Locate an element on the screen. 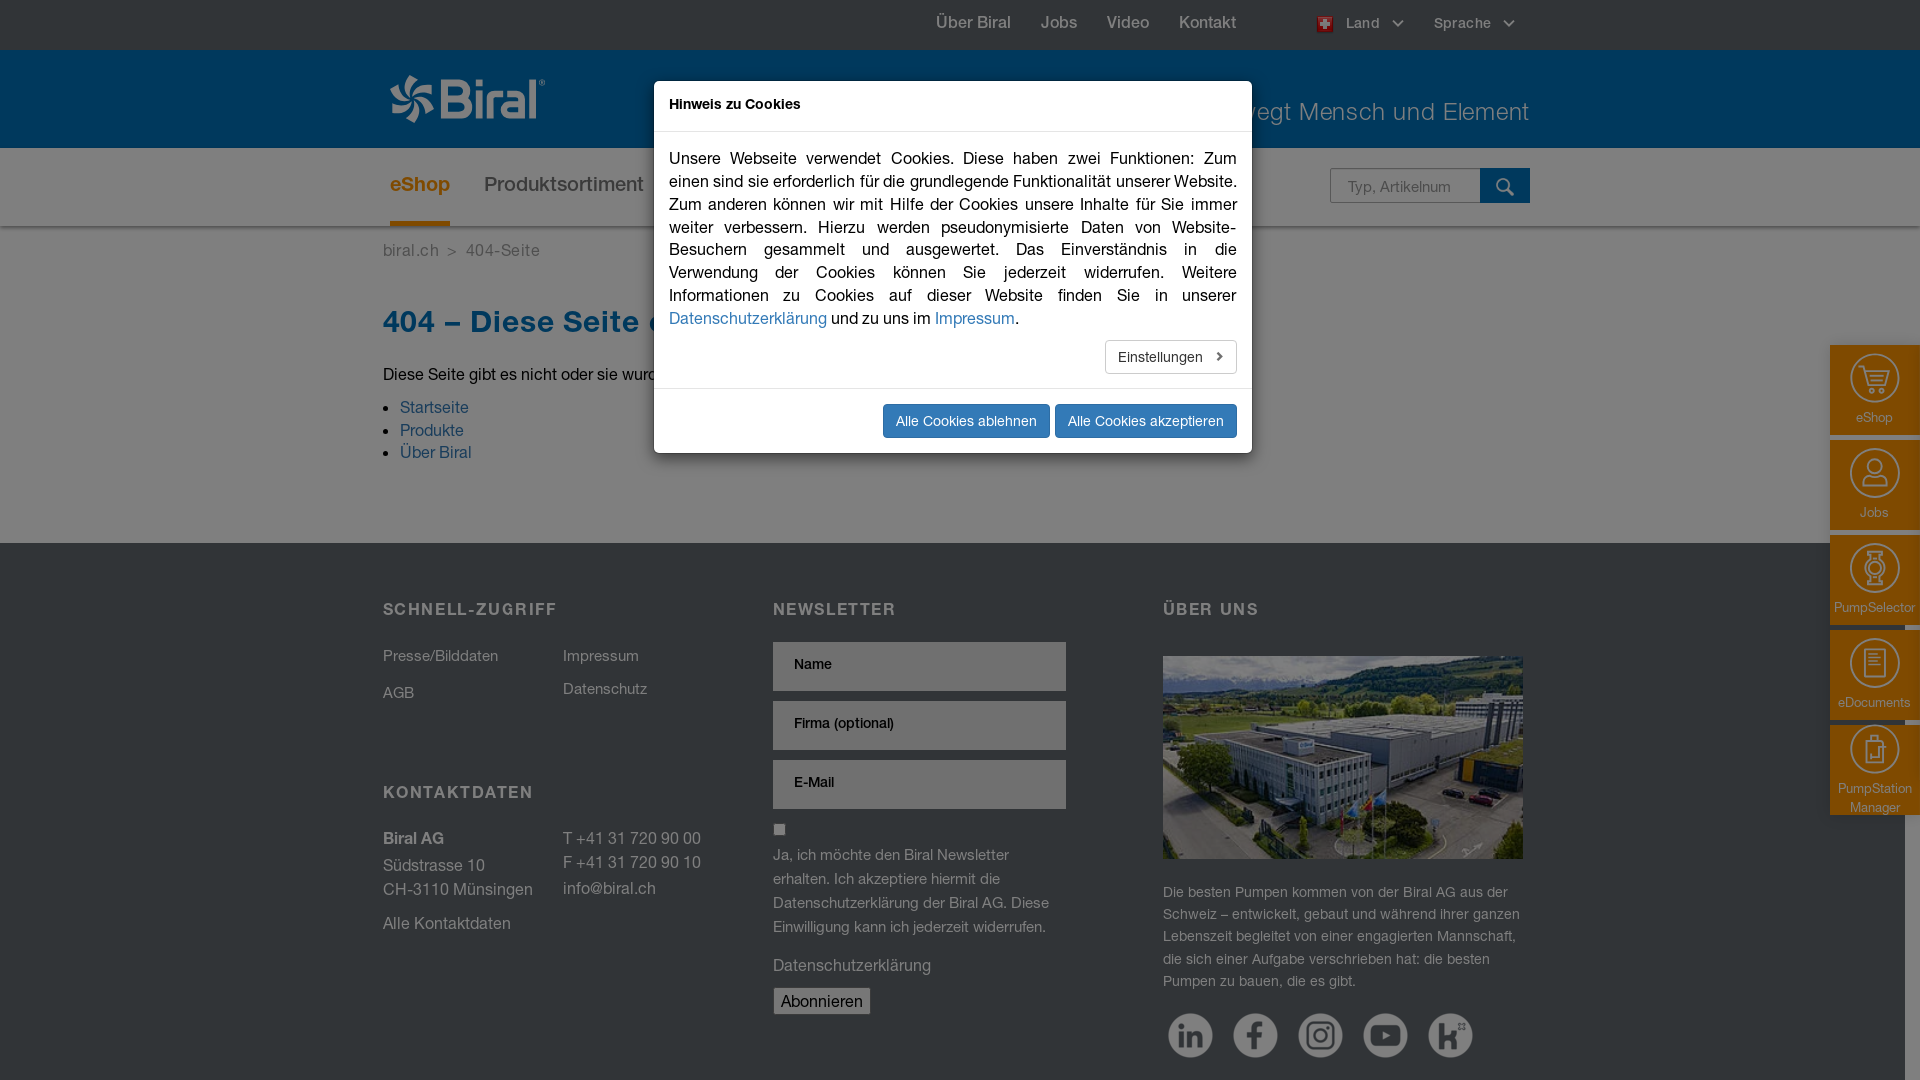 The image size is (1920, 1080). 'Impressum' is located at coordinates (974, 316).